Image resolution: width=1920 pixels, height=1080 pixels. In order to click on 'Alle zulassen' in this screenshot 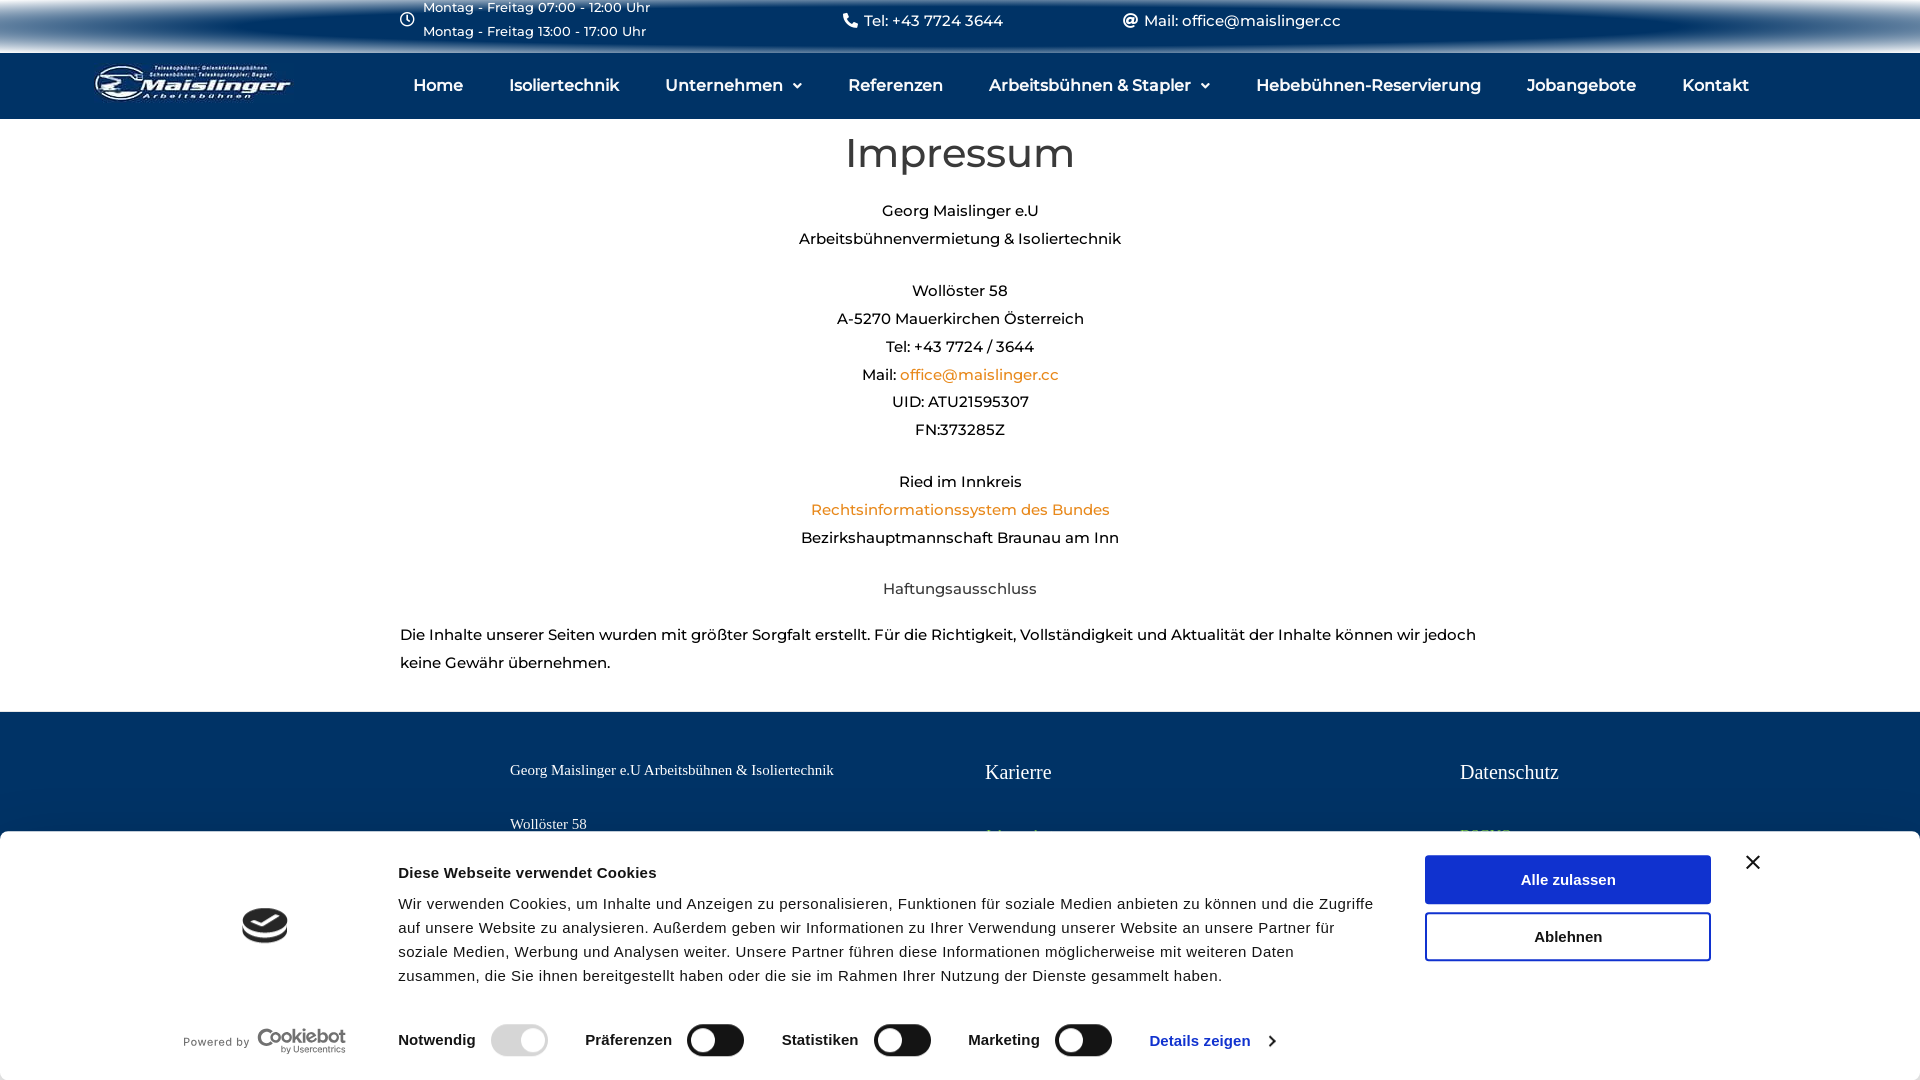, I will do `click(1567, 878)`.